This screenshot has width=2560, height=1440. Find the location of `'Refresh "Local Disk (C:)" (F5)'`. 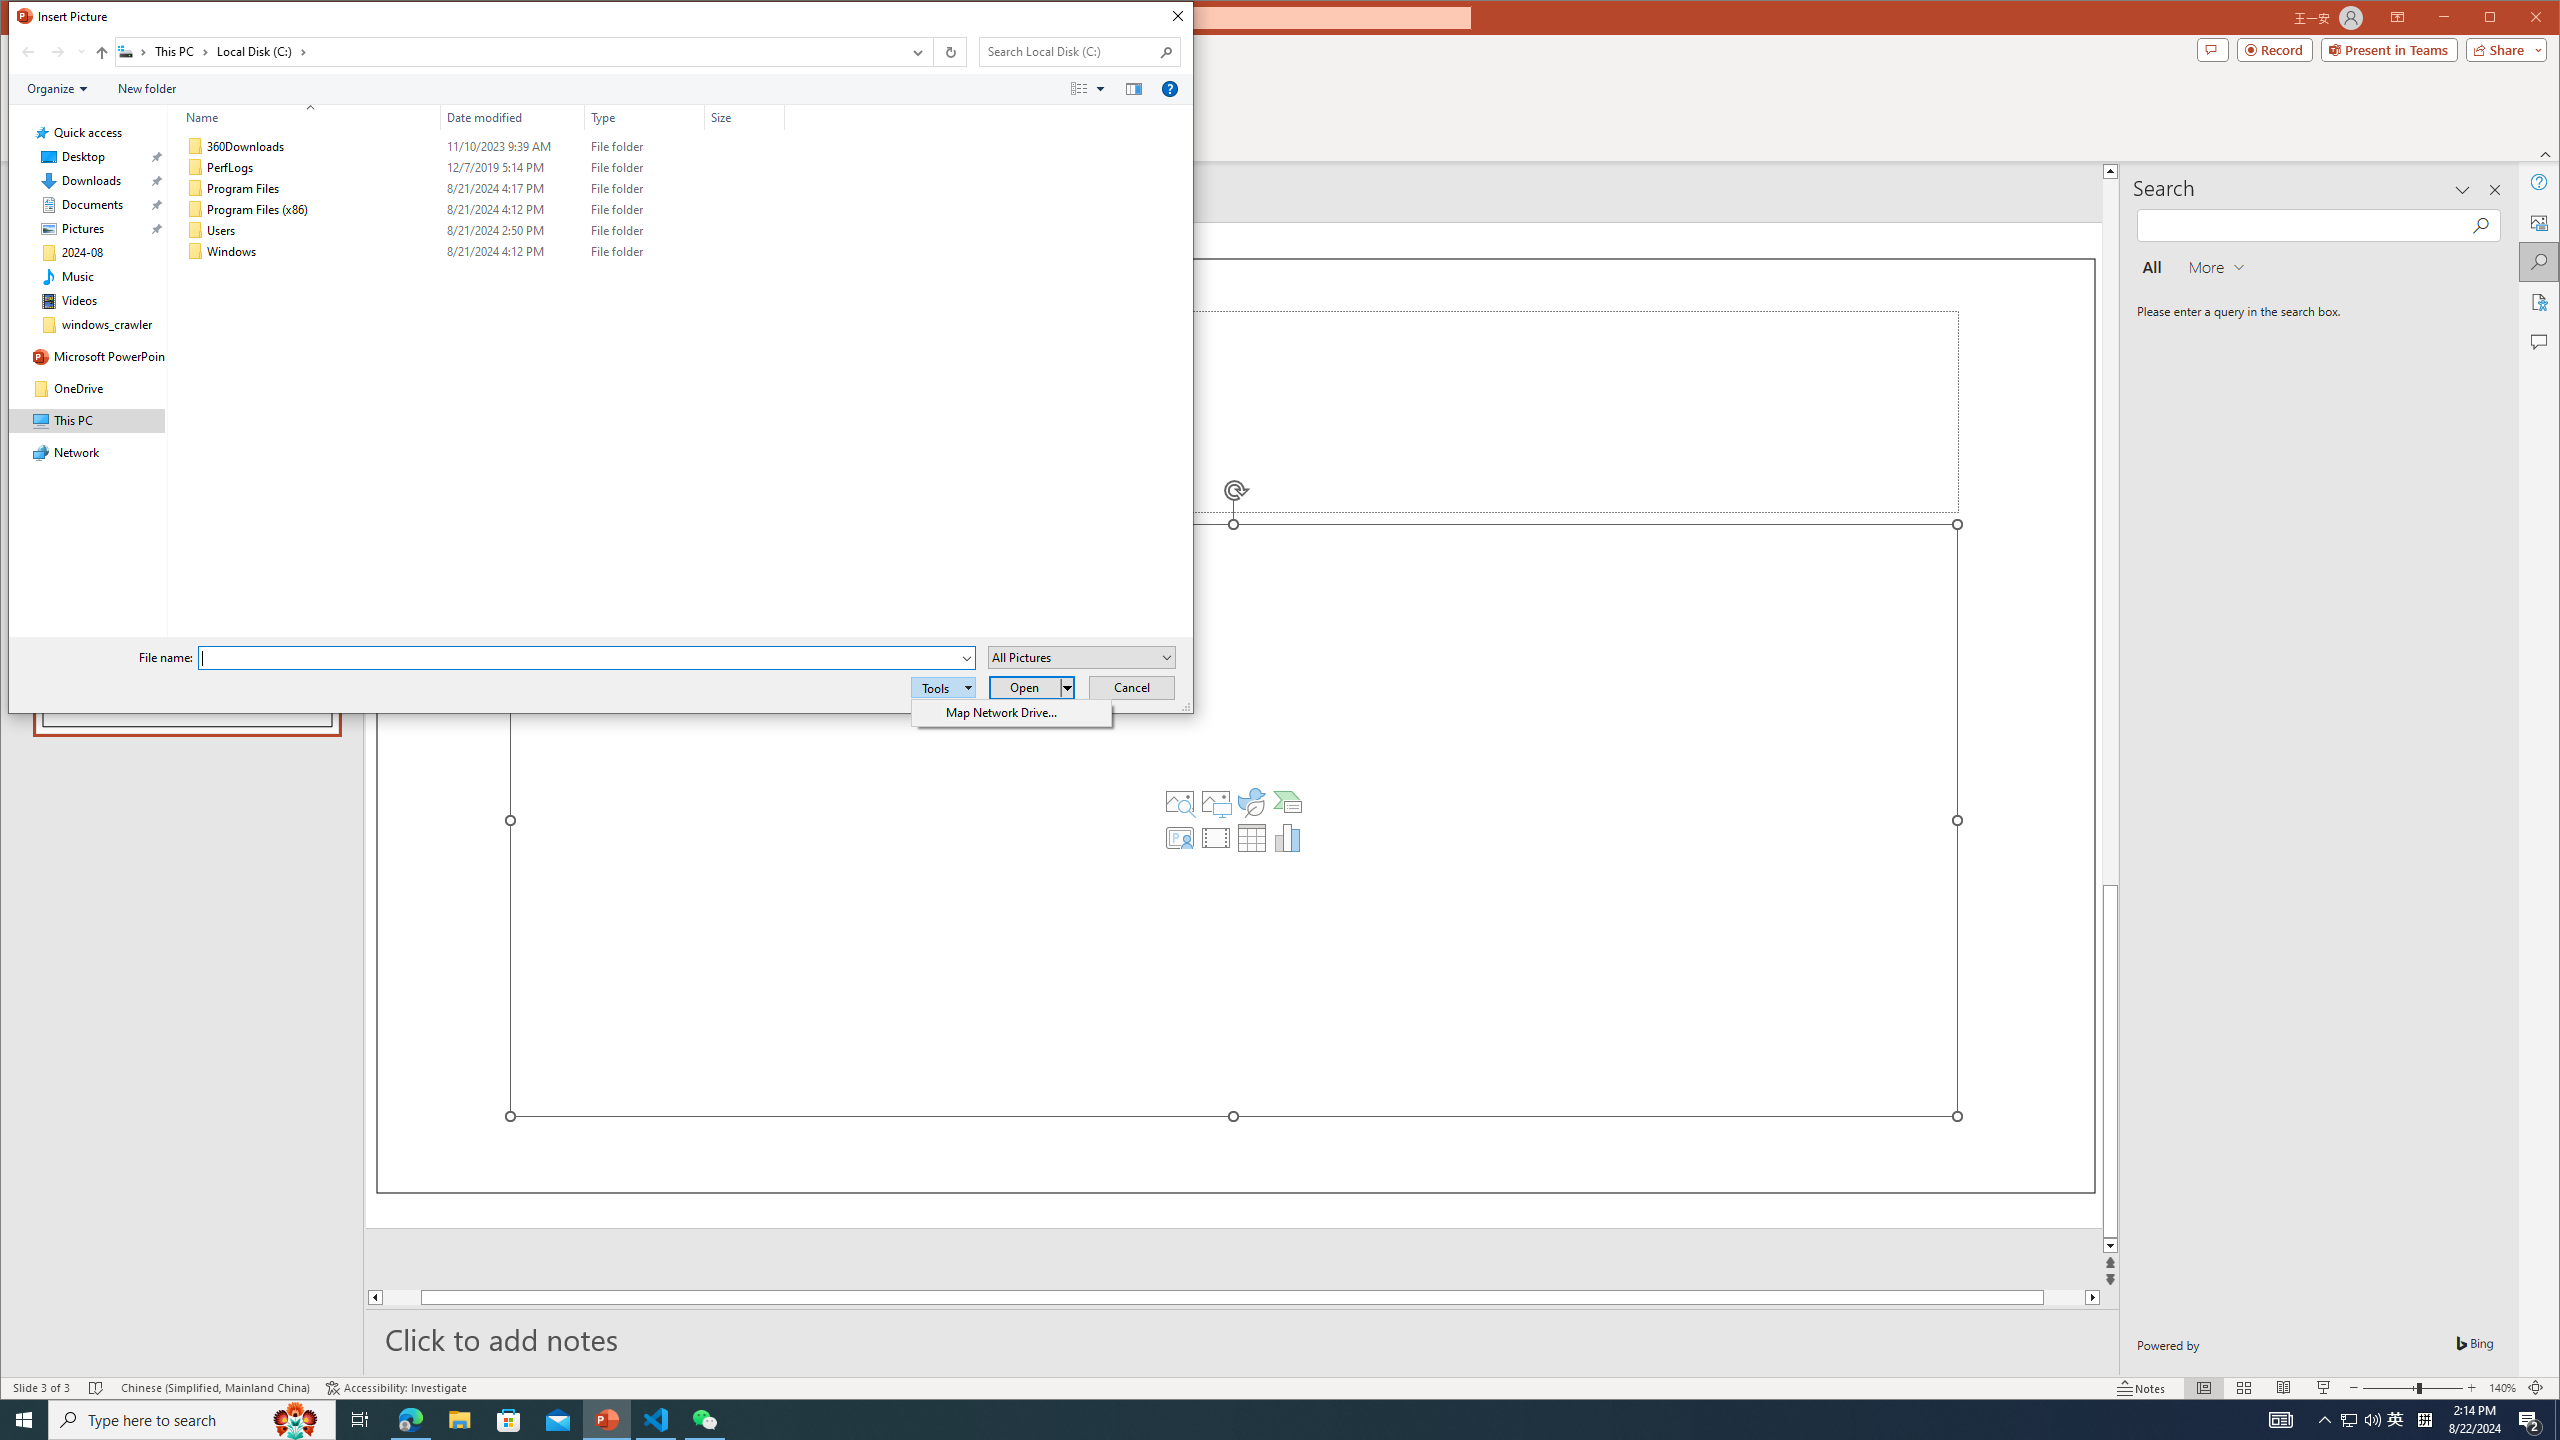

'Refresh "Local Disk (C:)" (F5)' is located at coordinates (947, 51).